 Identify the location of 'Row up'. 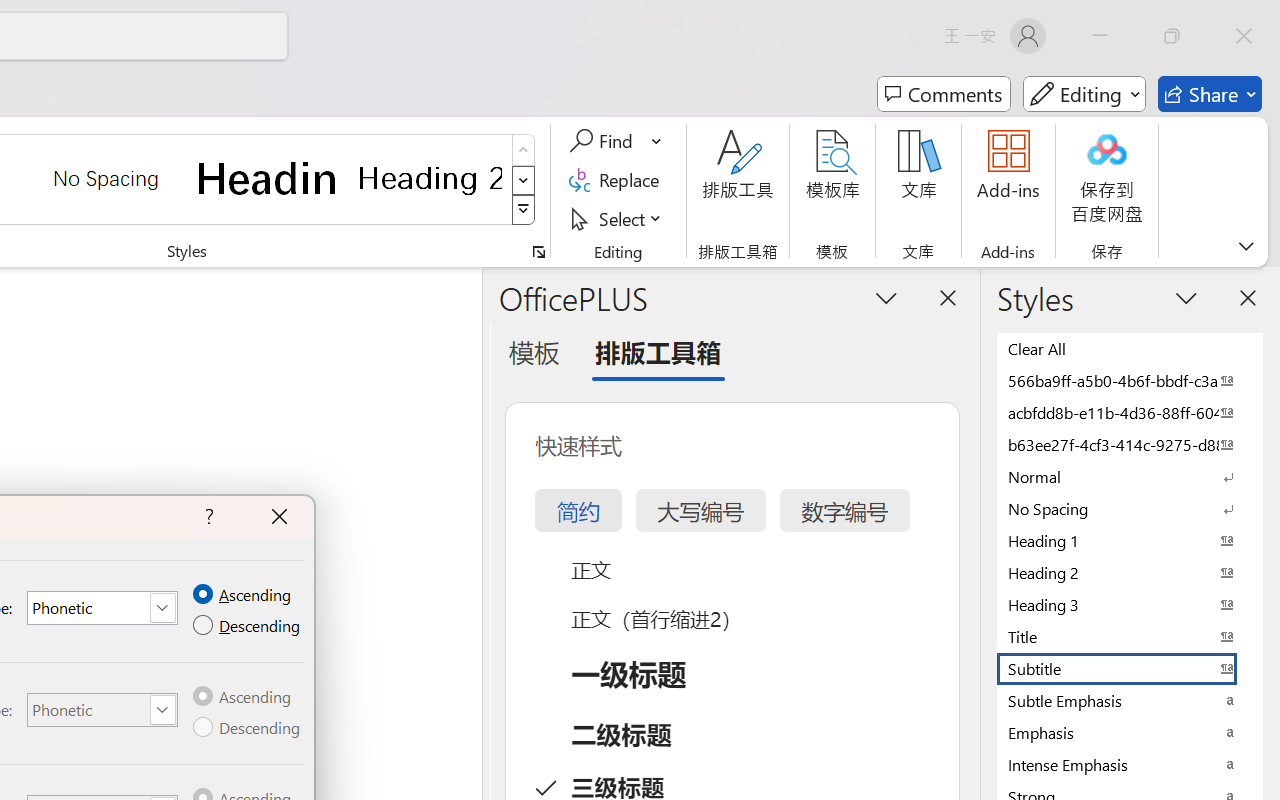
(523, 150).